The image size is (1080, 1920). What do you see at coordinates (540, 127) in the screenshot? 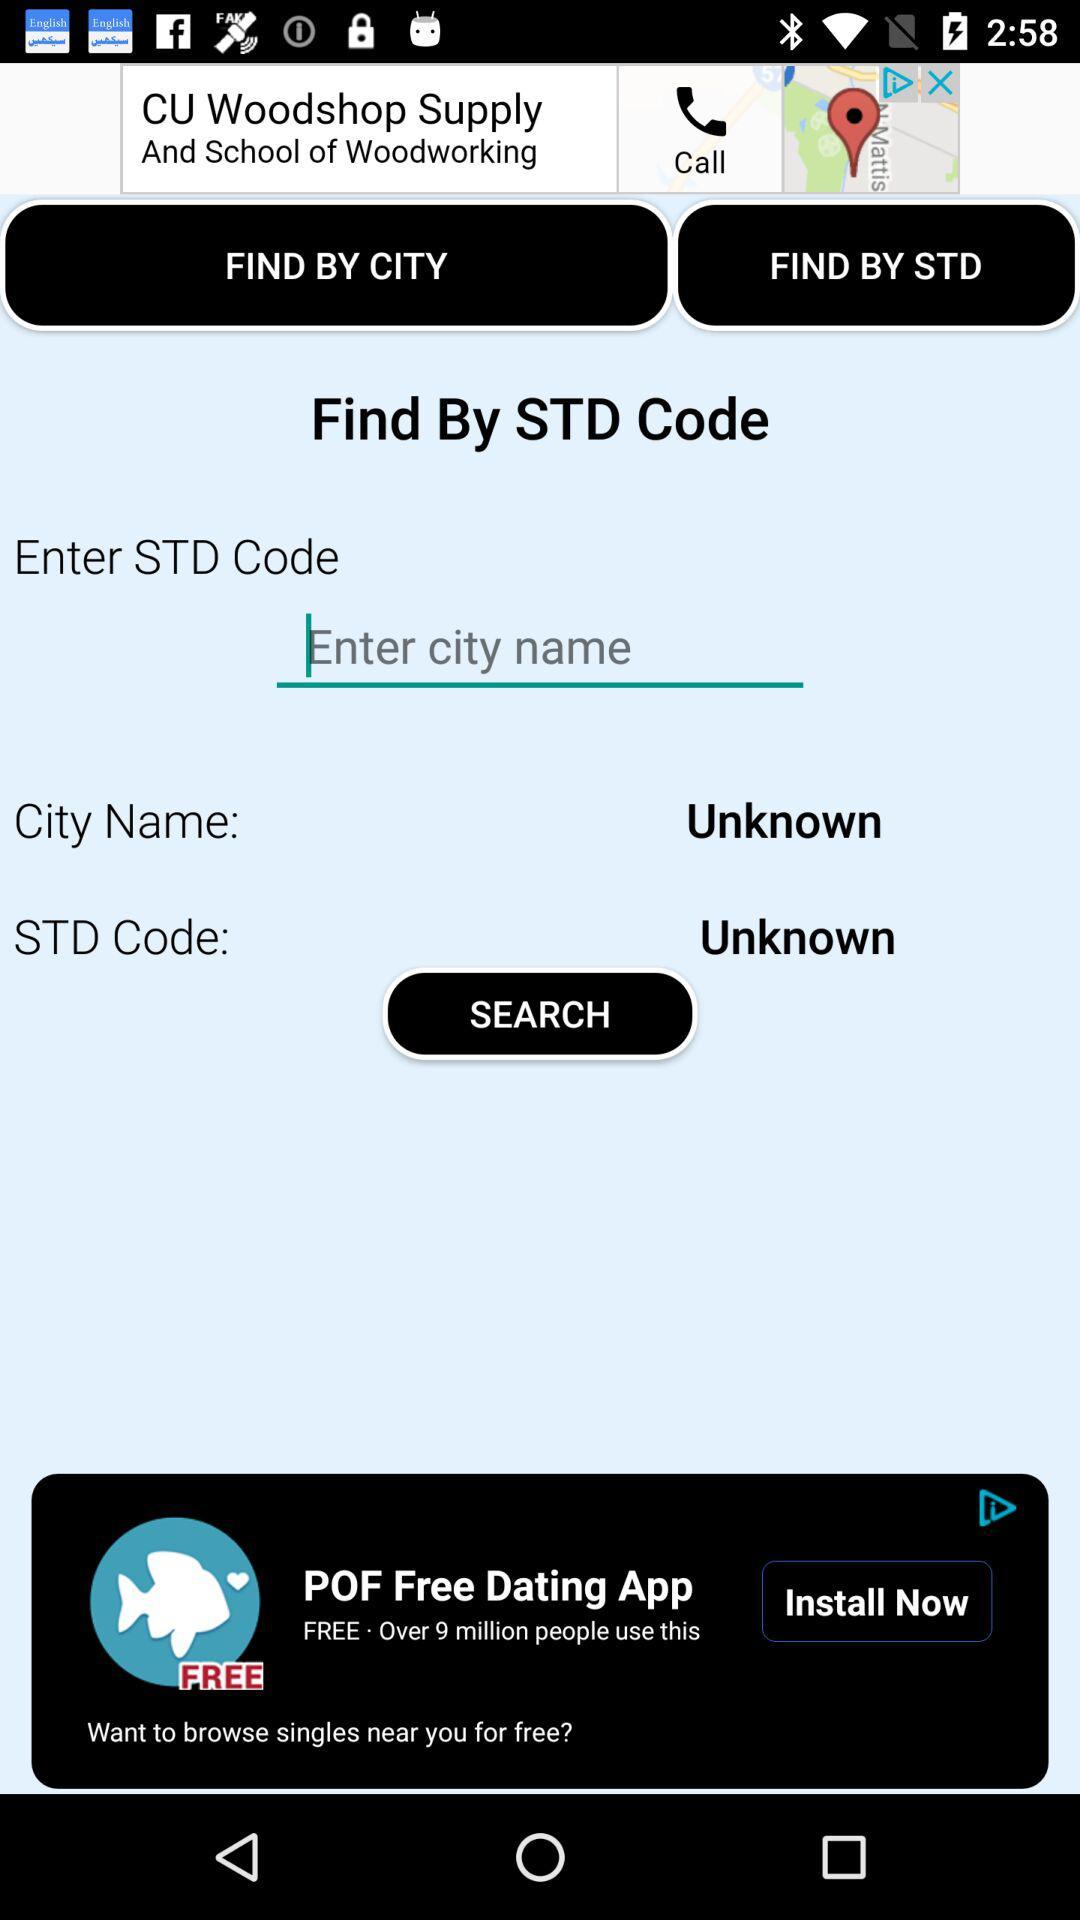
I see `opens advertisement` at bounding box center [540, 127].